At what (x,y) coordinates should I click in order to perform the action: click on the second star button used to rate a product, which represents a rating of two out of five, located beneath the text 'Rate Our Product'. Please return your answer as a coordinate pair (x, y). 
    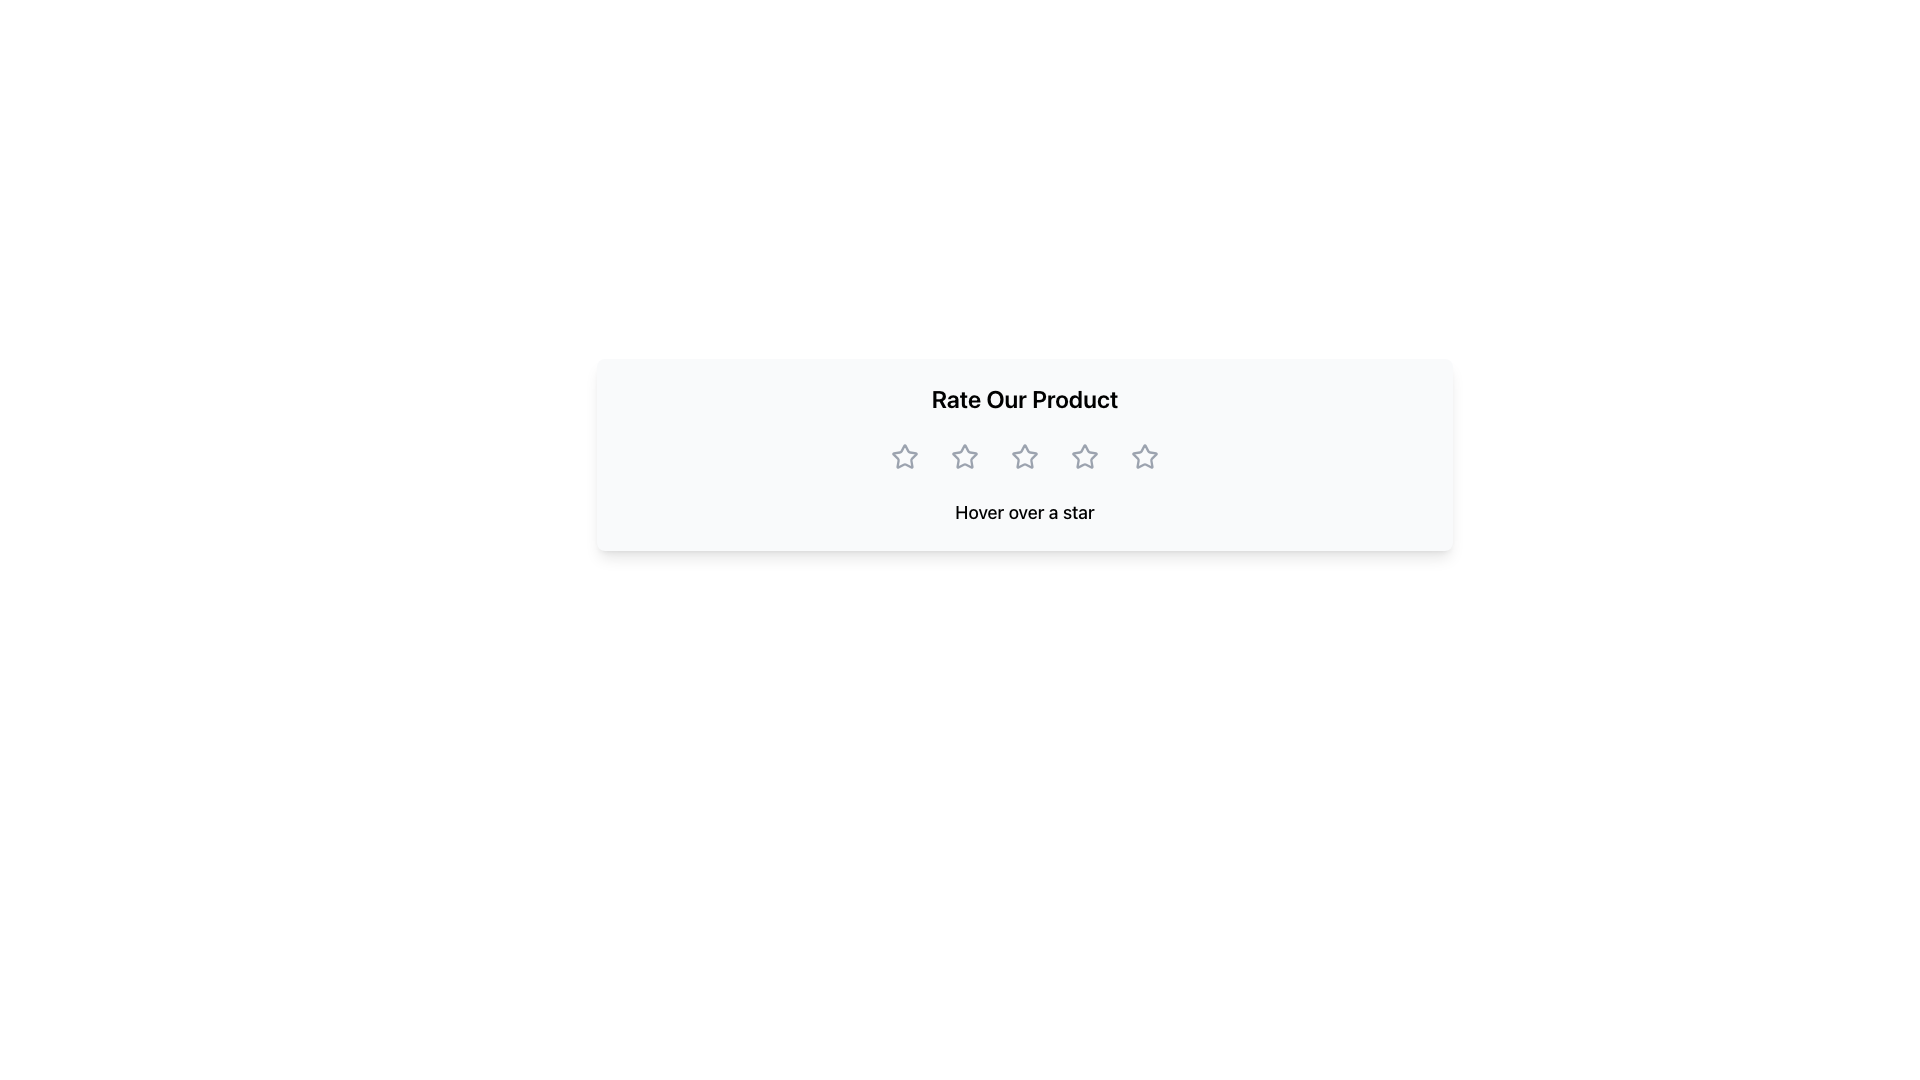
    Looking at the image, I should click on (964, 456).